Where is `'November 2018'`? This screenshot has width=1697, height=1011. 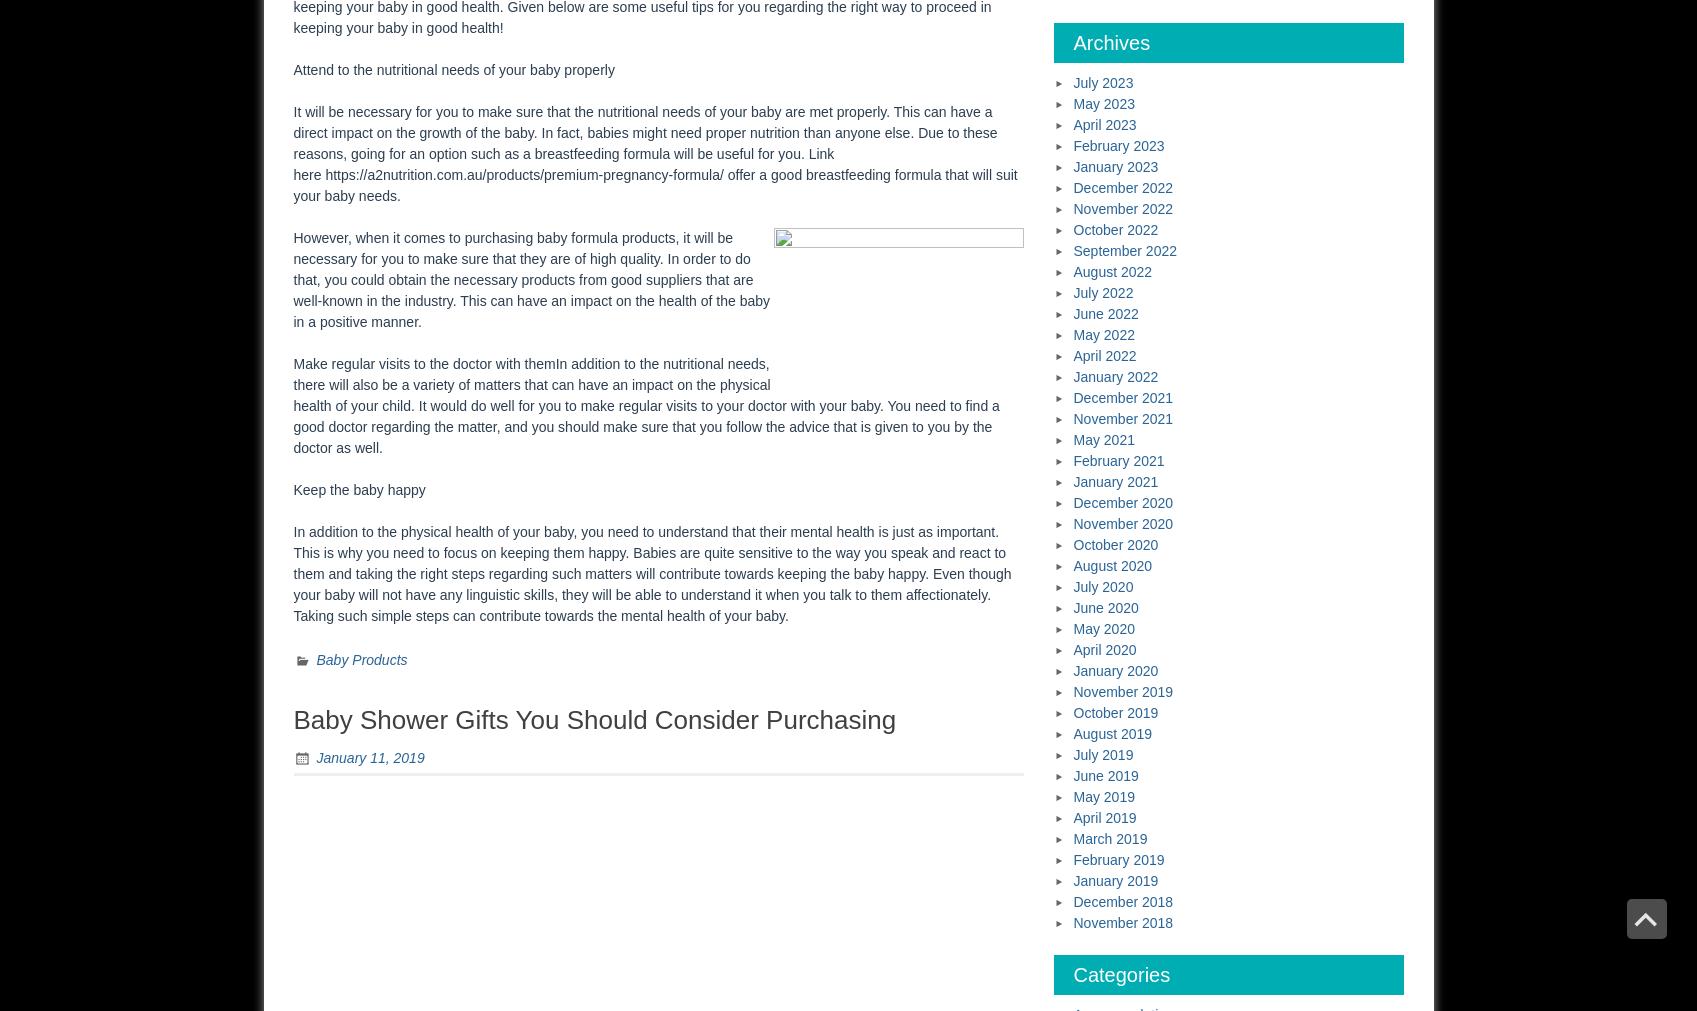
'November 2018' is located at coordinates (1123, 922).